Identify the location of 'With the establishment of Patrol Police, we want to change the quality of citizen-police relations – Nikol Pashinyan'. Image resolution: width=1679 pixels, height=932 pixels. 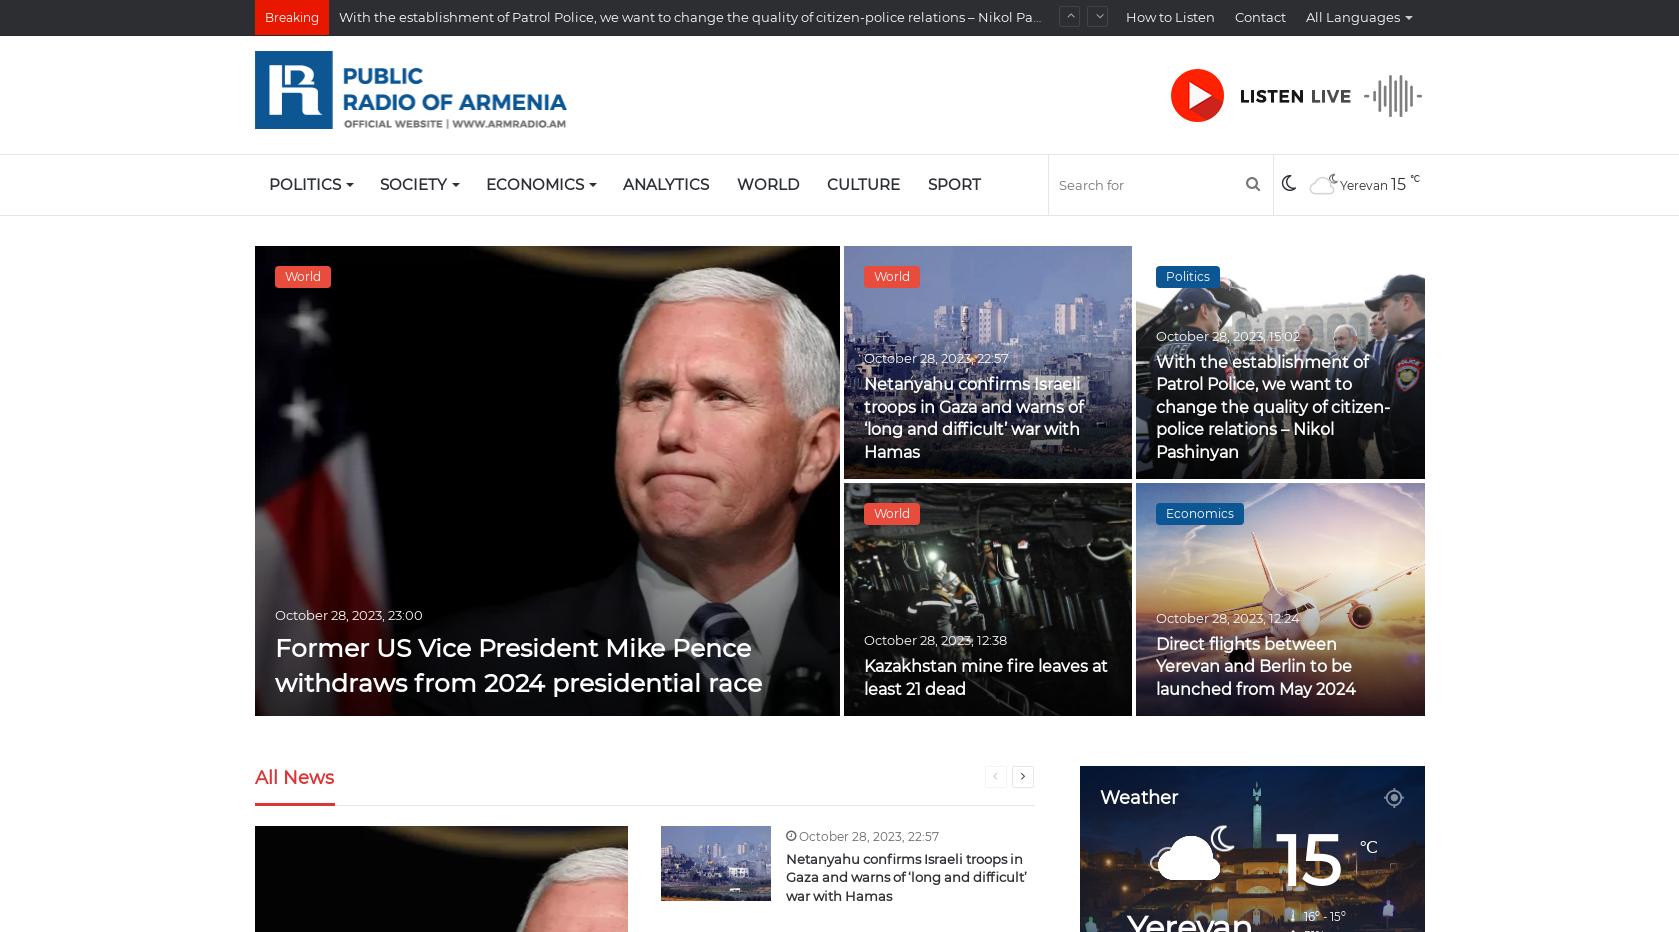
(1272, 406).